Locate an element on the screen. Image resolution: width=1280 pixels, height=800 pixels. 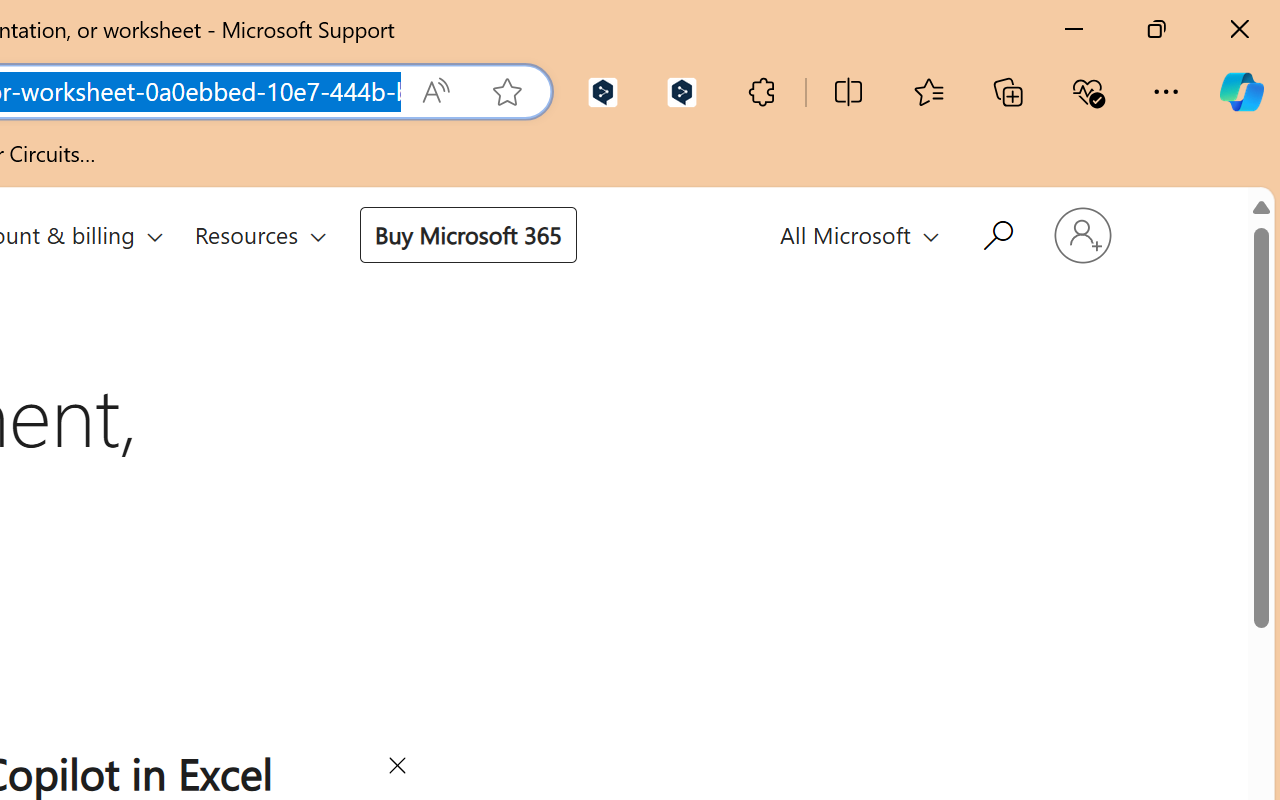
'Sign in to your account' is located at coordinates (1081, 234).